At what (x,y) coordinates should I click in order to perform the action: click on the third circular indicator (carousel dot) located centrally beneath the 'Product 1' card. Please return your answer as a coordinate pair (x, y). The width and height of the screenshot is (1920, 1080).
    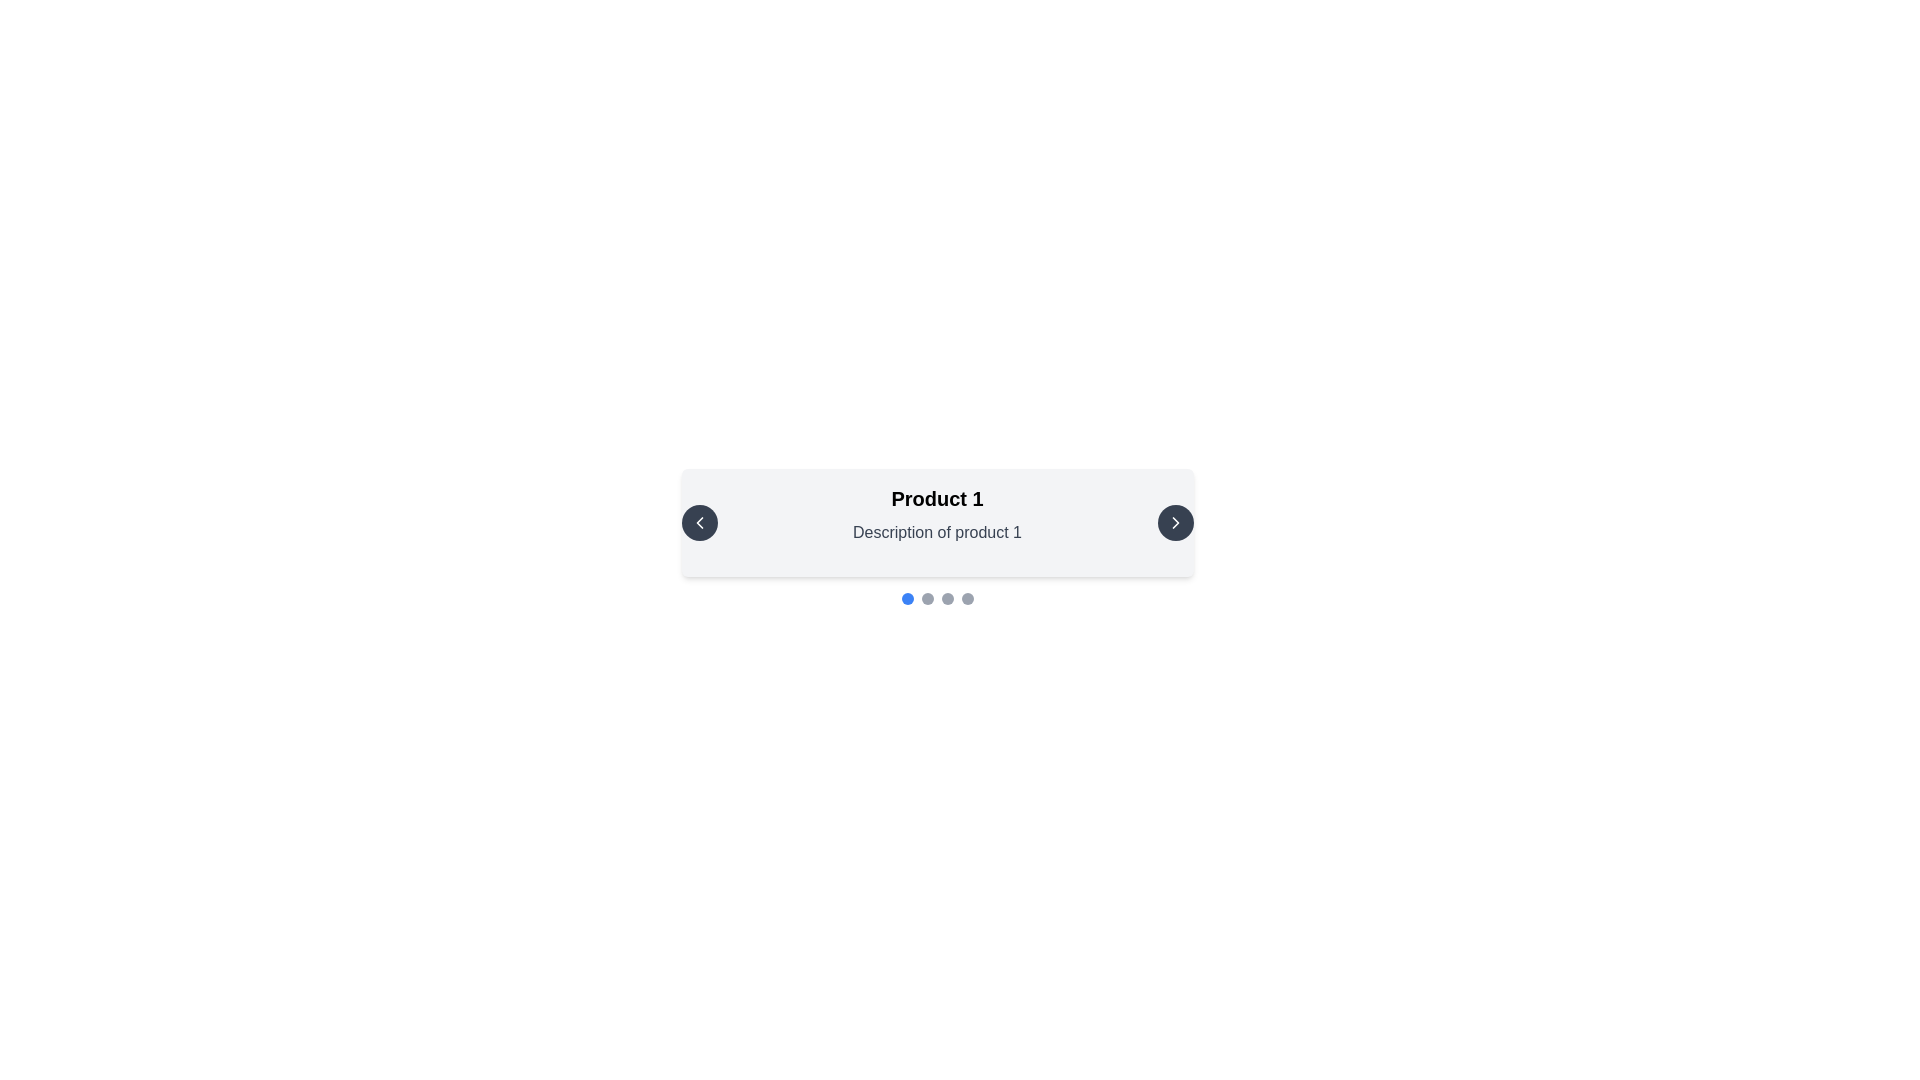
    Looking at the image, I should click on (946, 597).